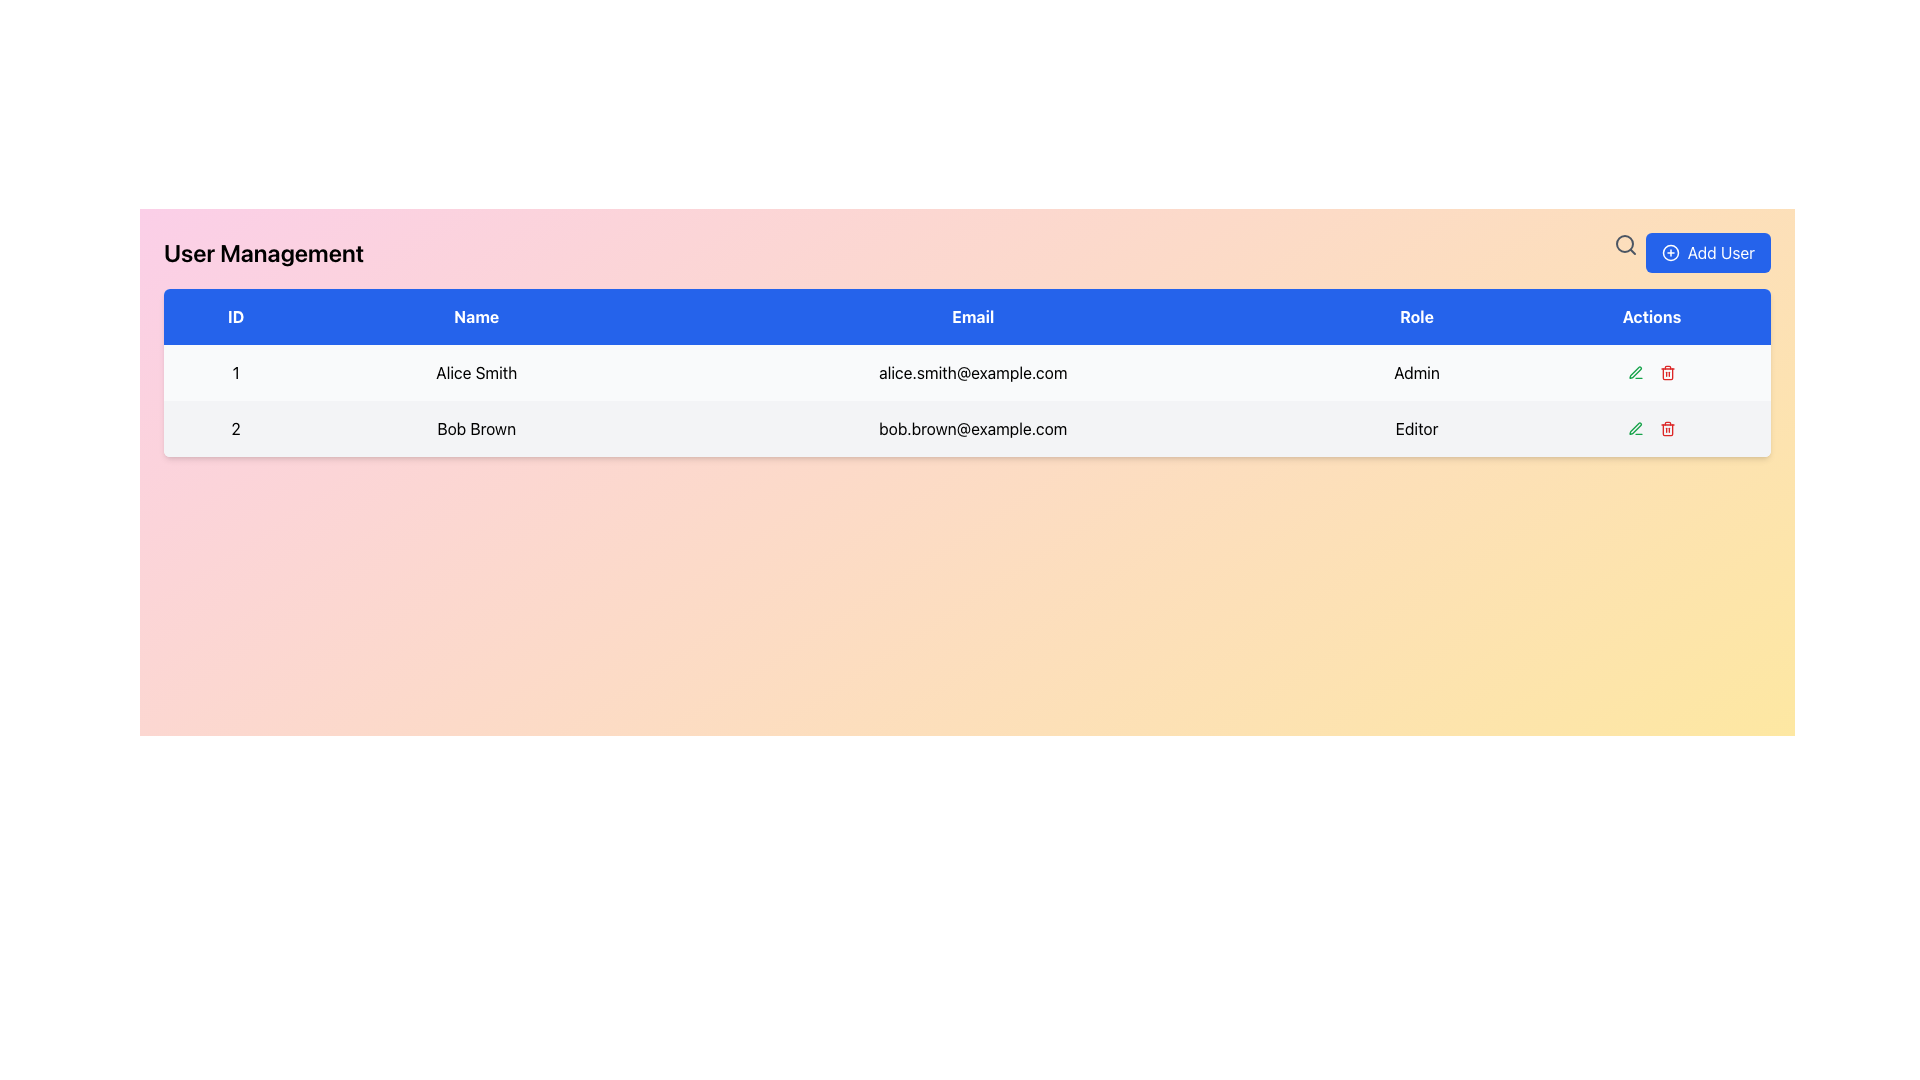 This screenshot has height=1080, width=1920. Describe the element at coordinates (973, 373) in the screenshot. I see `the static text displaying the email address 'alice.smith@example.com', located in the 'Email' column of the row for 'Alice Smith' under the 'User Management' header` at that location.